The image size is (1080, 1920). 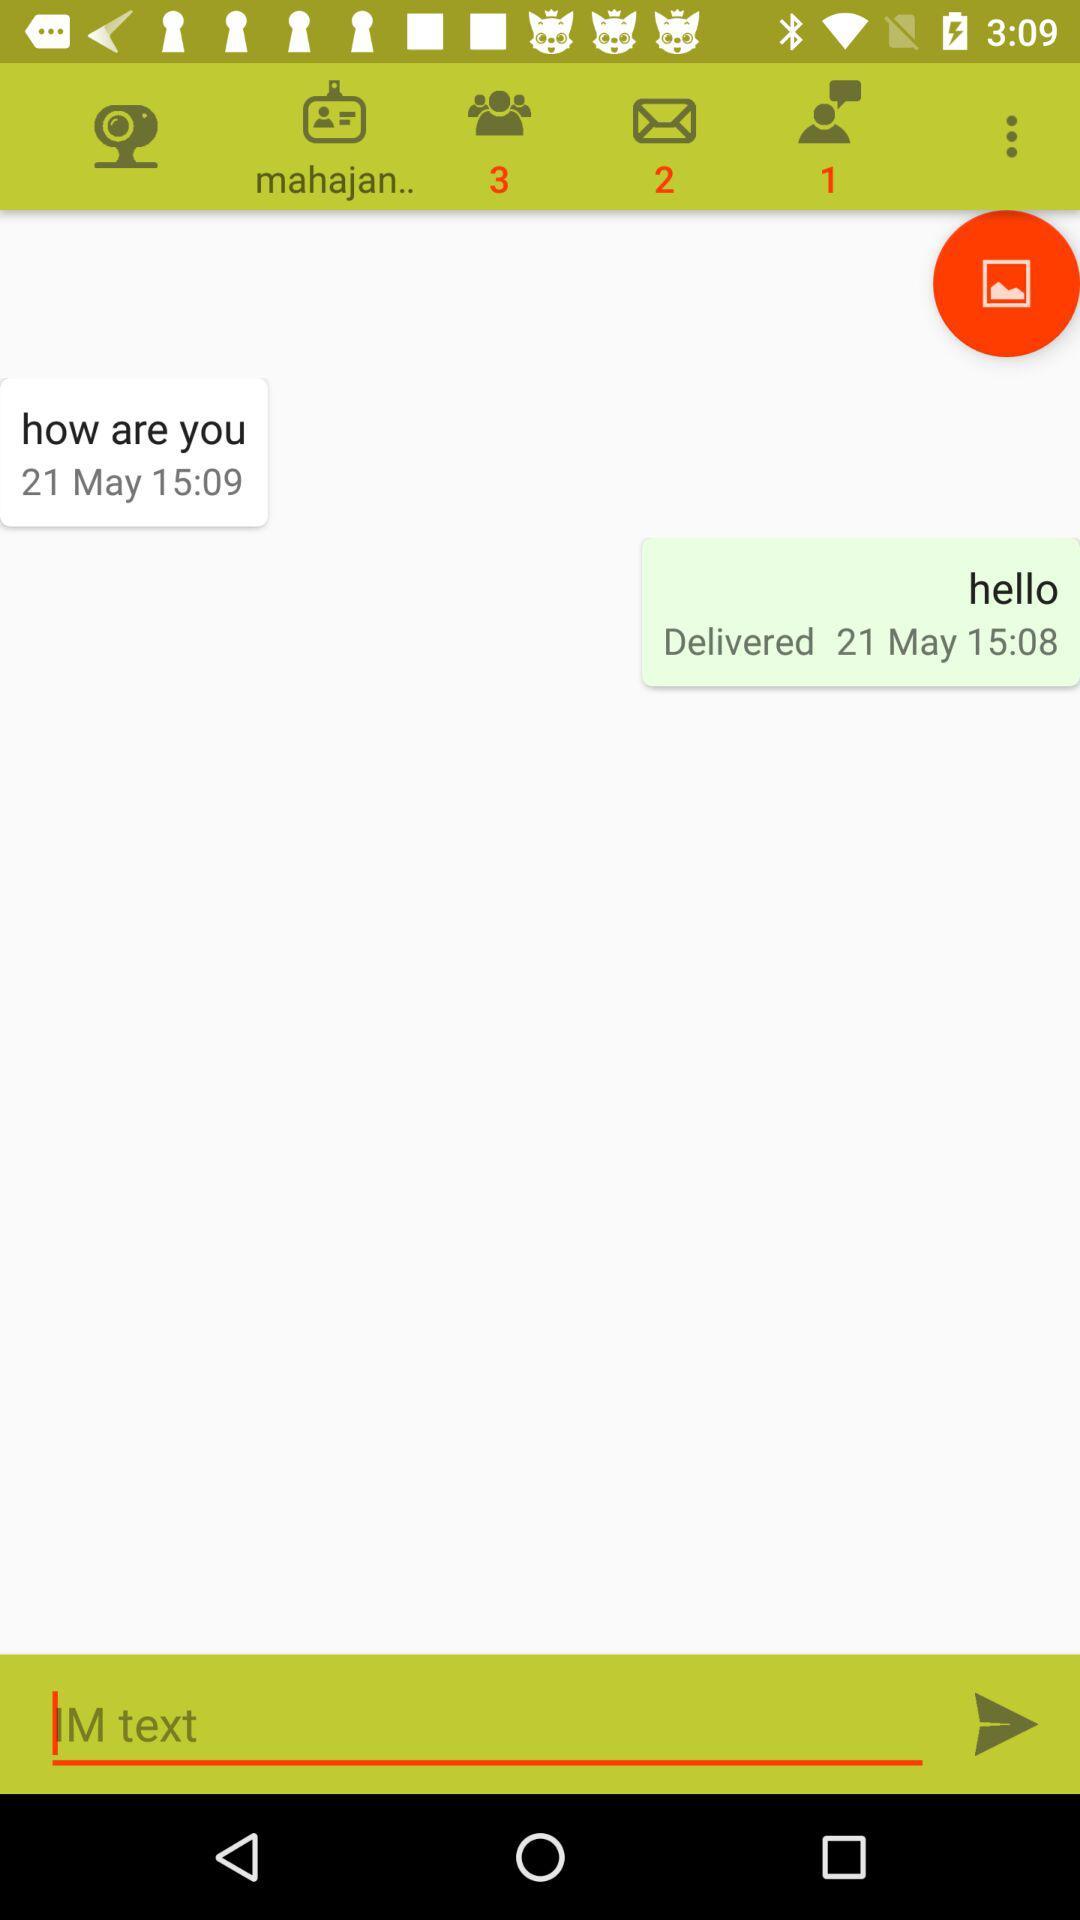 I want to click on the second icon from top right corner, so click(x=829, y=135).